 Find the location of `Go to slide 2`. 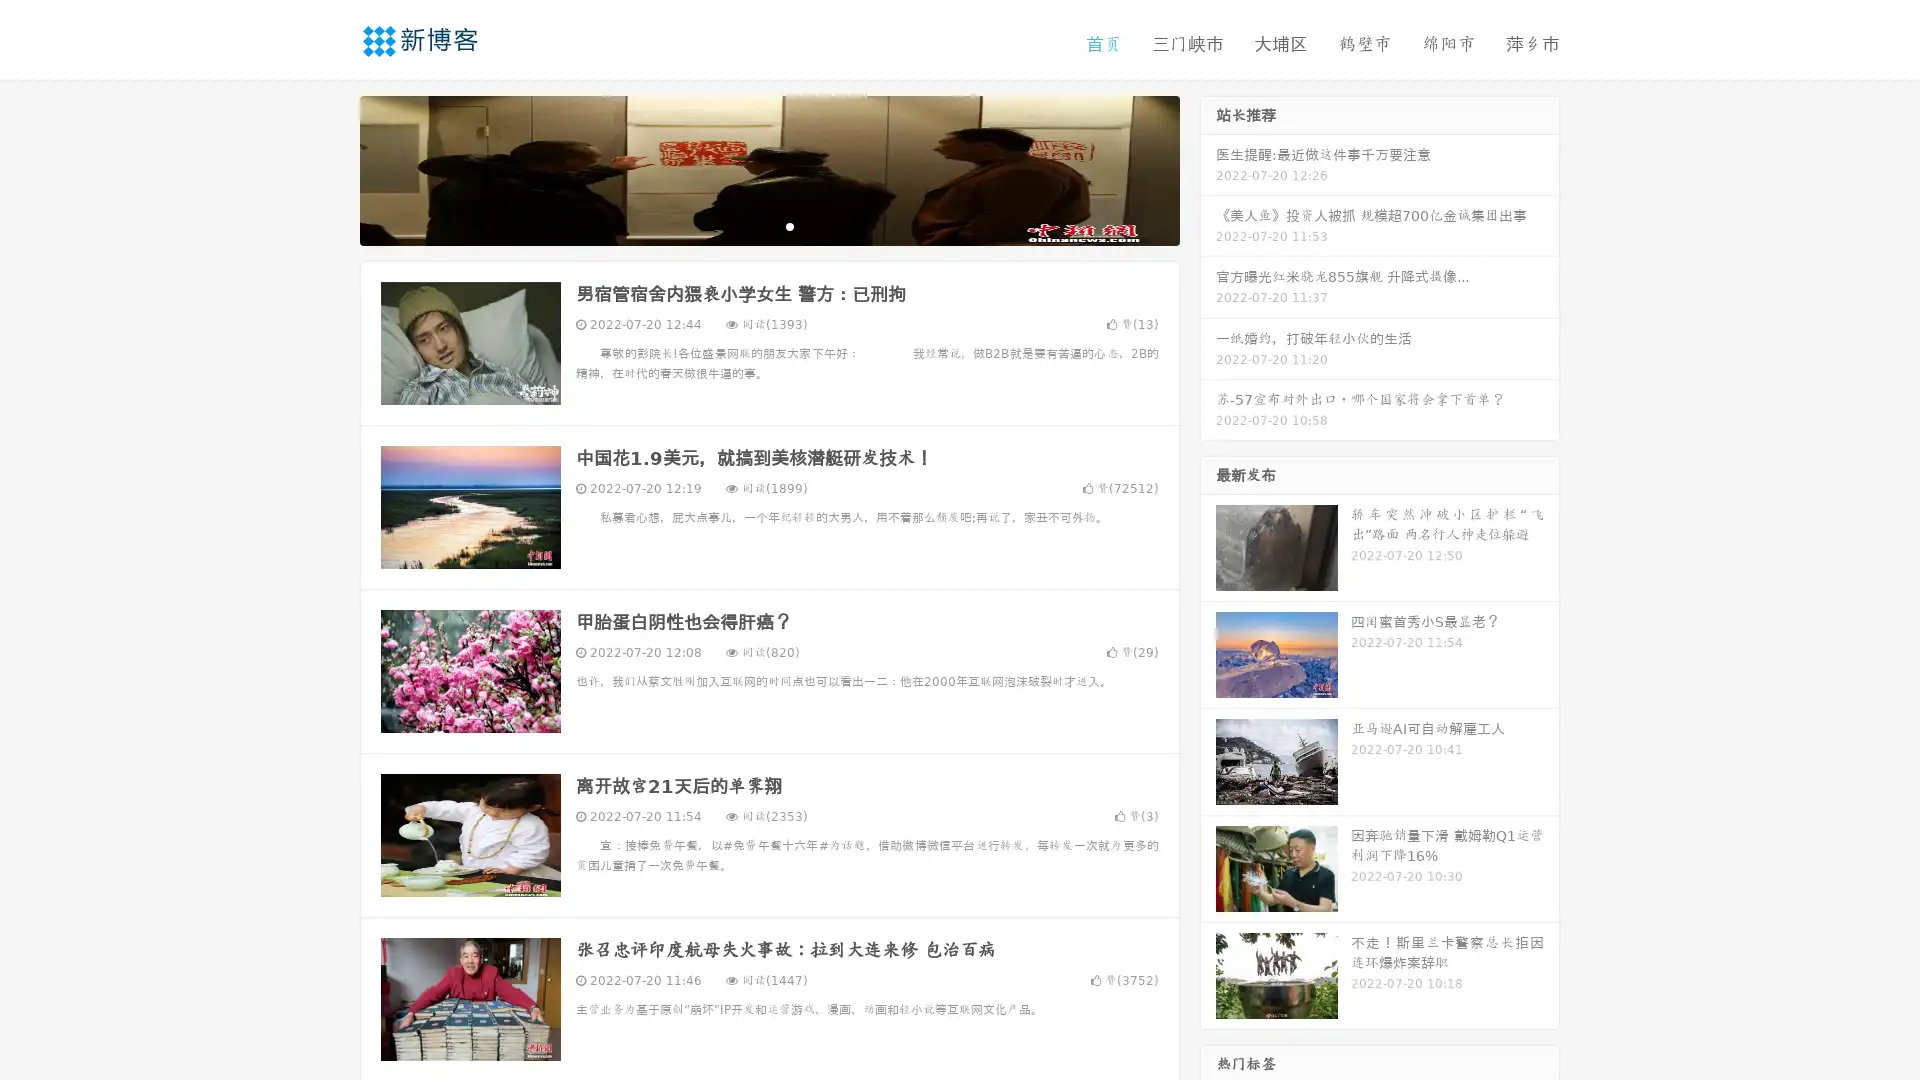

Go to slide 2 is located at coordinates (768, 225).